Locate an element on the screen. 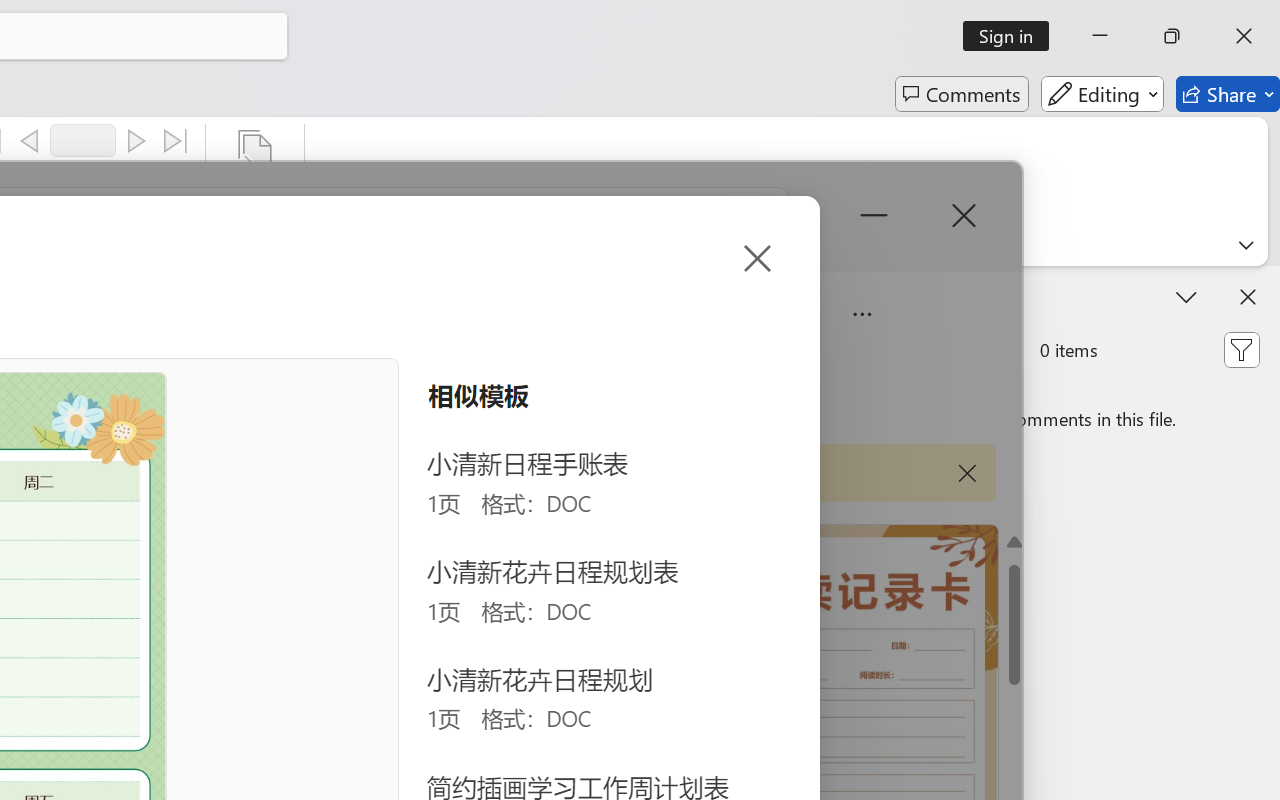  'Next' is located at coordinates (135, 141).